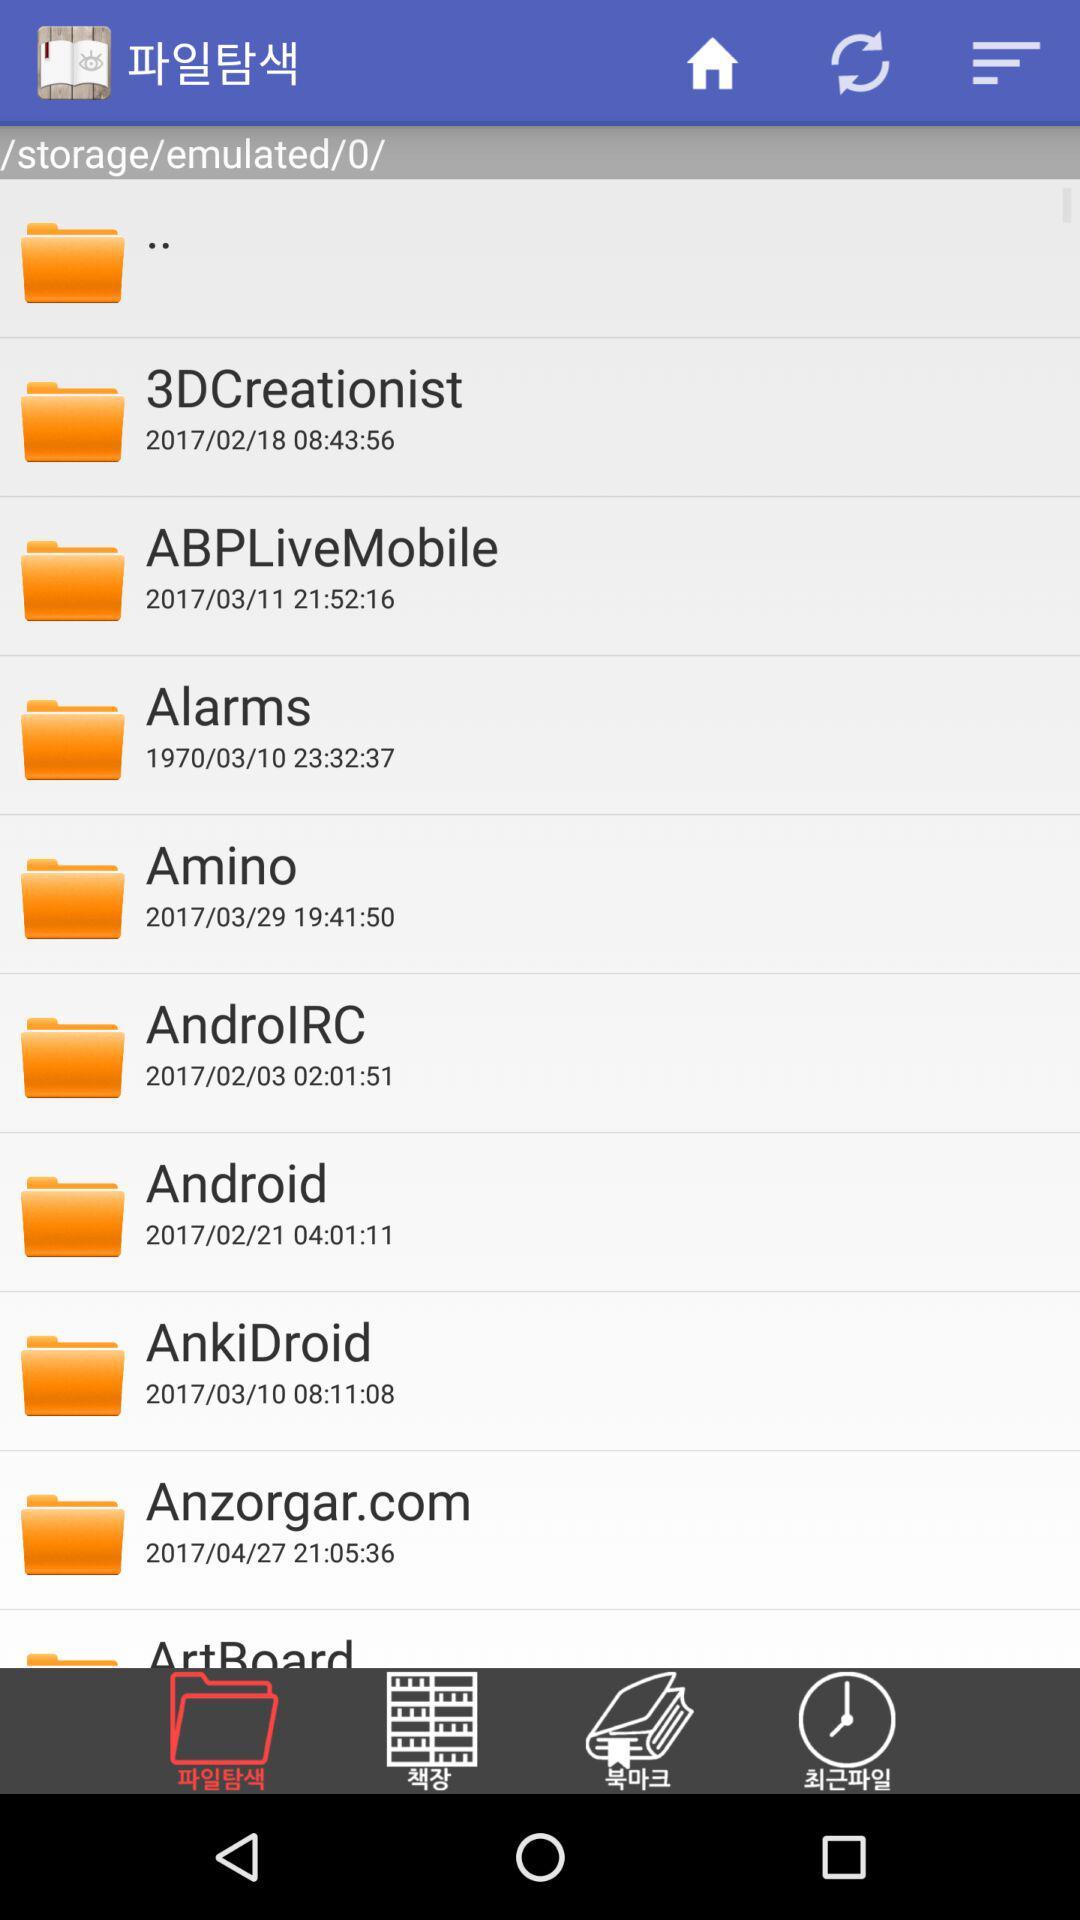 Image resolution: width=1080 pixels, height=1920 pixels. Describe the element at coordinates (598, 1022) in the screenshot. I see `item below the 2017 03 29 item` at that location.